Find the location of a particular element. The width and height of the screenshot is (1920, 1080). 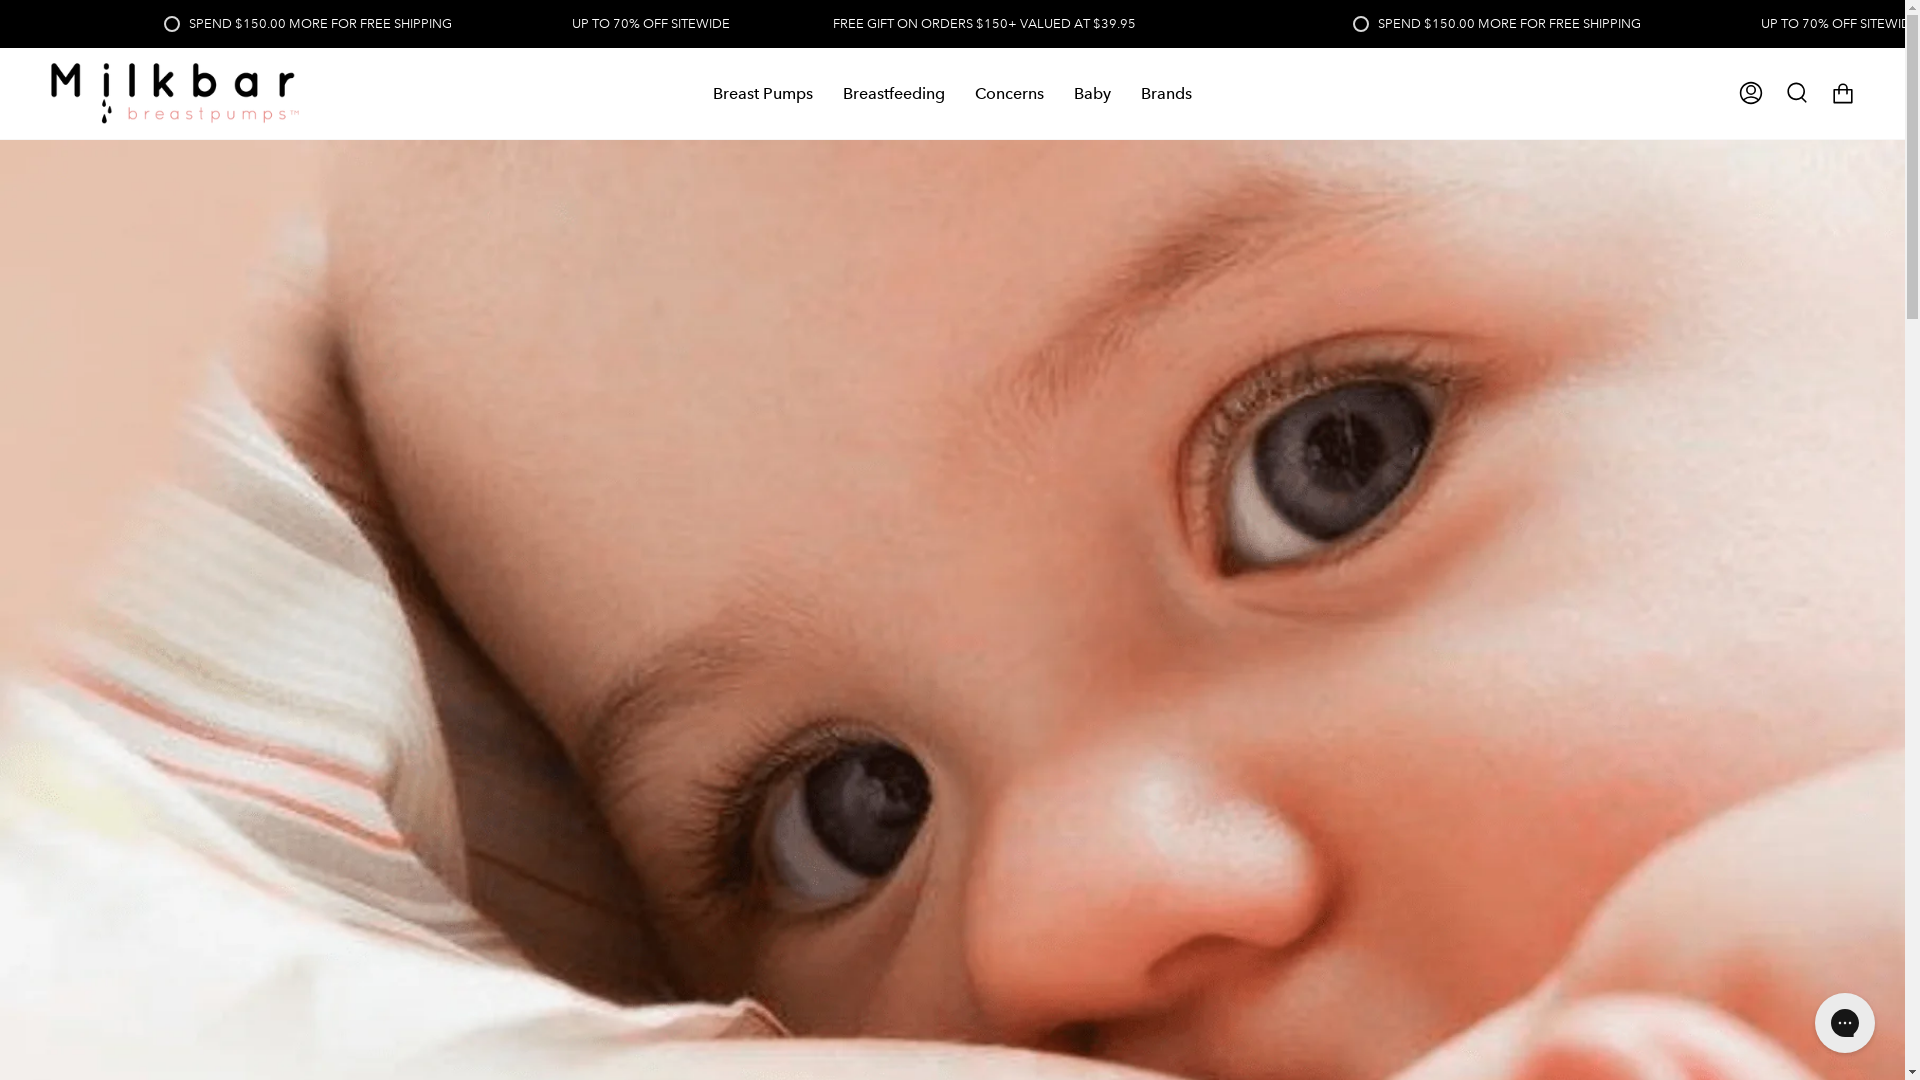

'Concerns' is located at coordinates (1009, 93).